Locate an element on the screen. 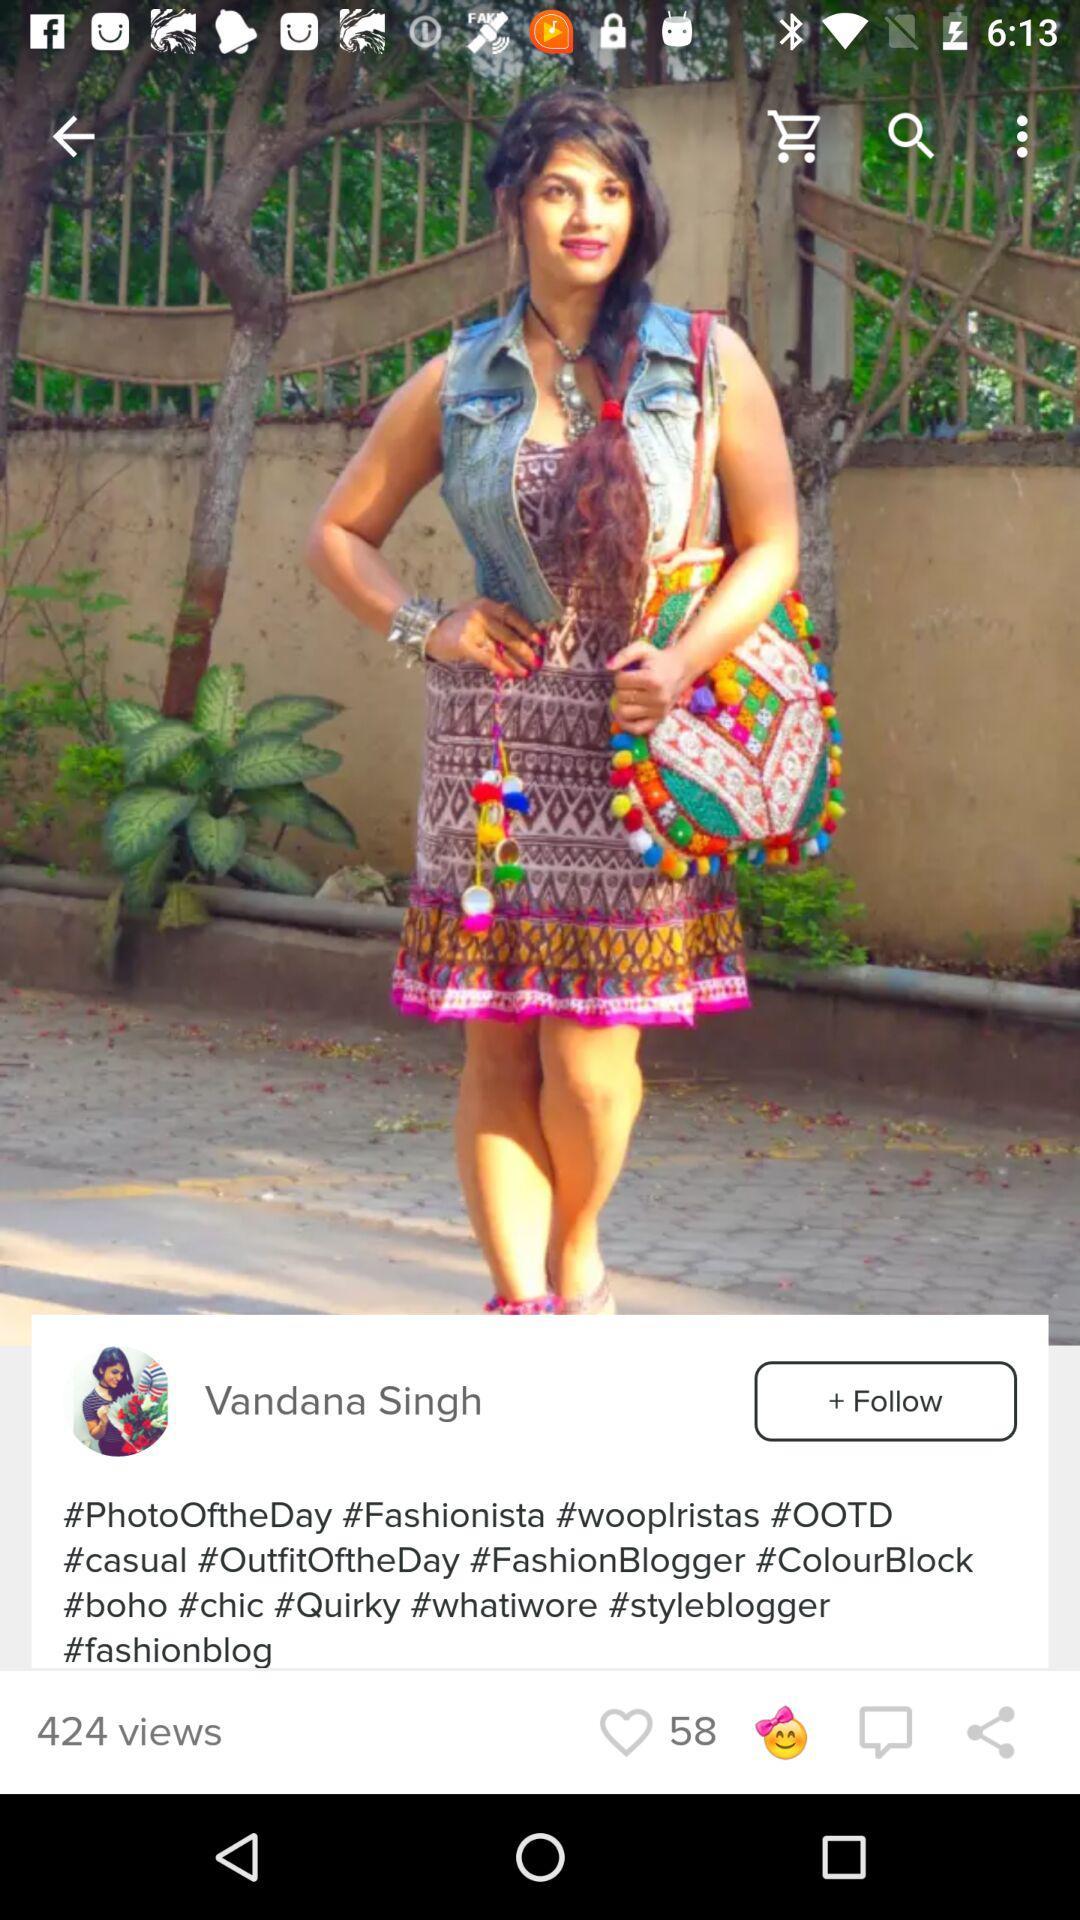  click the like option is located at coordinates (625, 1731).